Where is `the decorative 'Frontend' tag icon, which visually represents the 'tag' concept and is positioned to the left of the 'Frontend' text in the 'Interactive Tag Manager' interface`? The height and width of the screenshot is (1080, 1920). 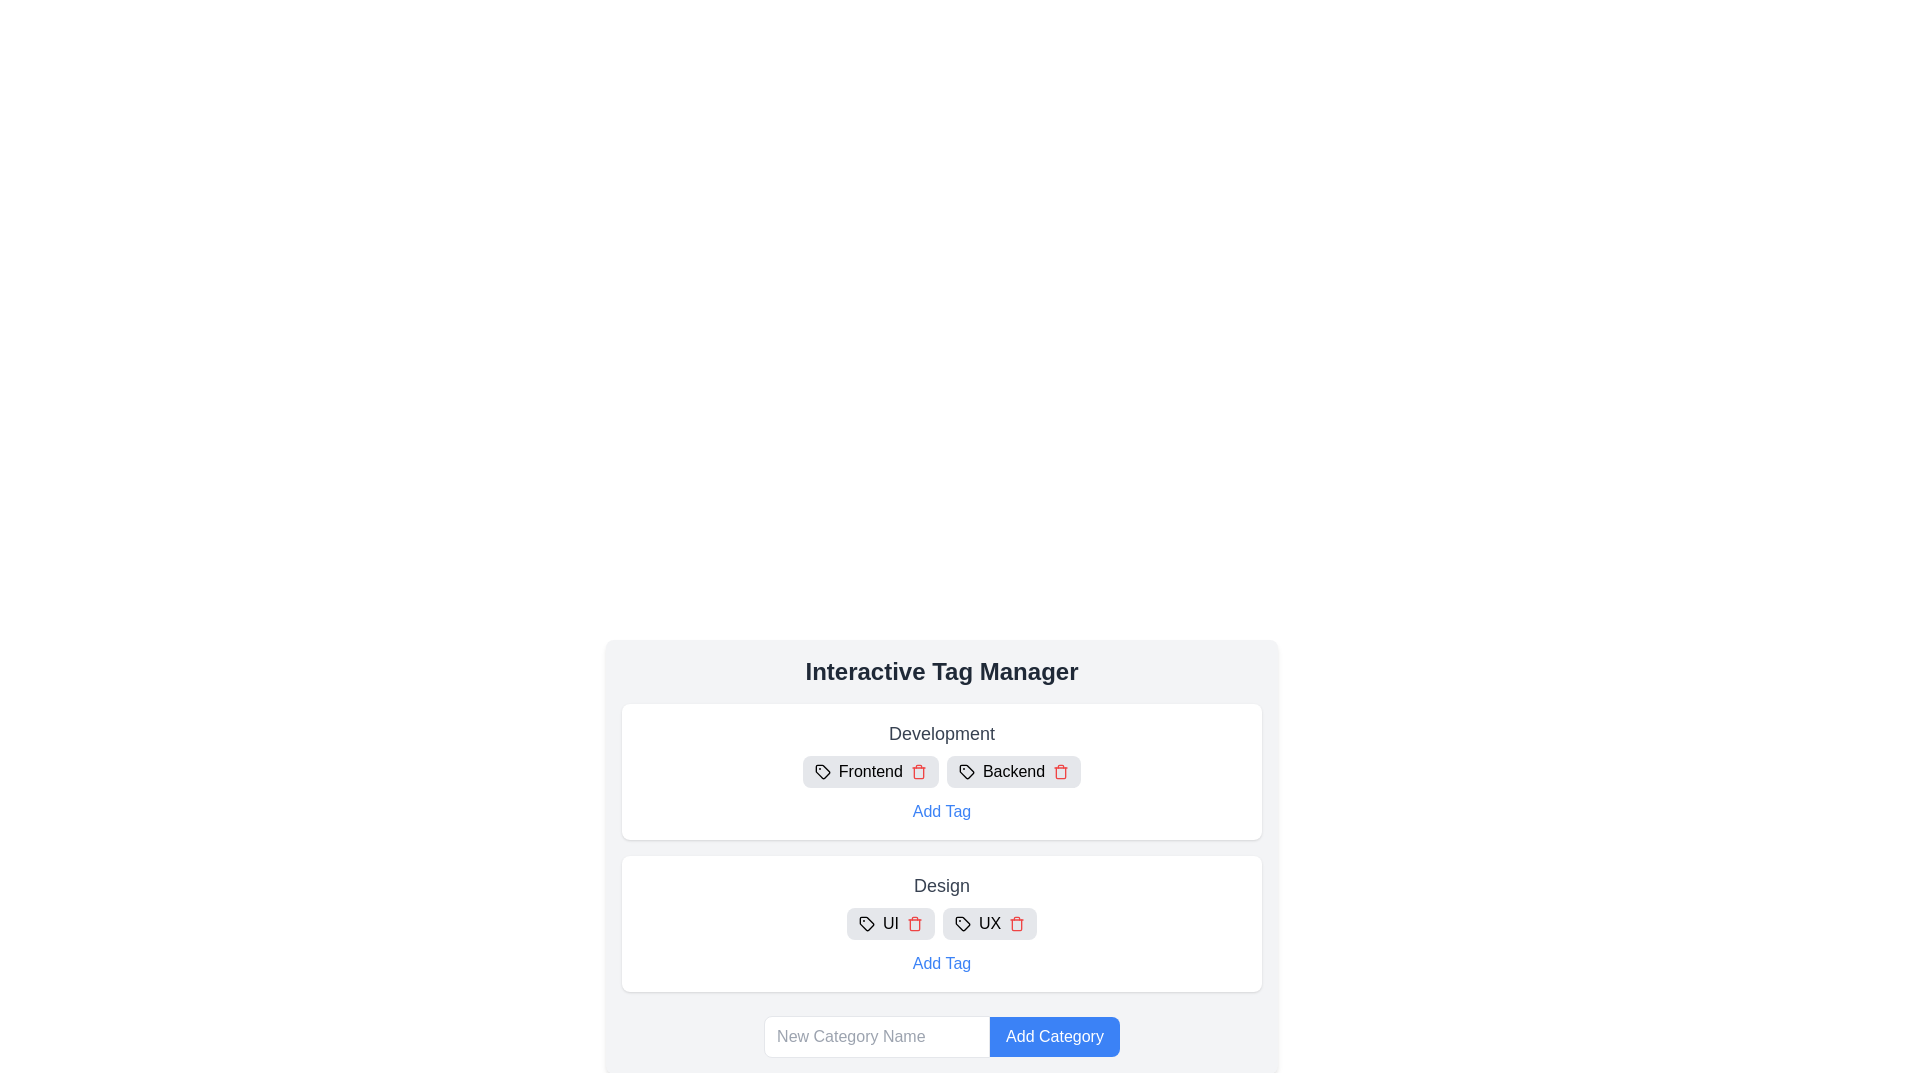 the decorative 'Frontend' tag icon, which visually represents the 'tag' concept and is positioned to the left of the 'Frontend' text in the 'Interactive Tag Manager' interface is located at coordinates (822, 770).